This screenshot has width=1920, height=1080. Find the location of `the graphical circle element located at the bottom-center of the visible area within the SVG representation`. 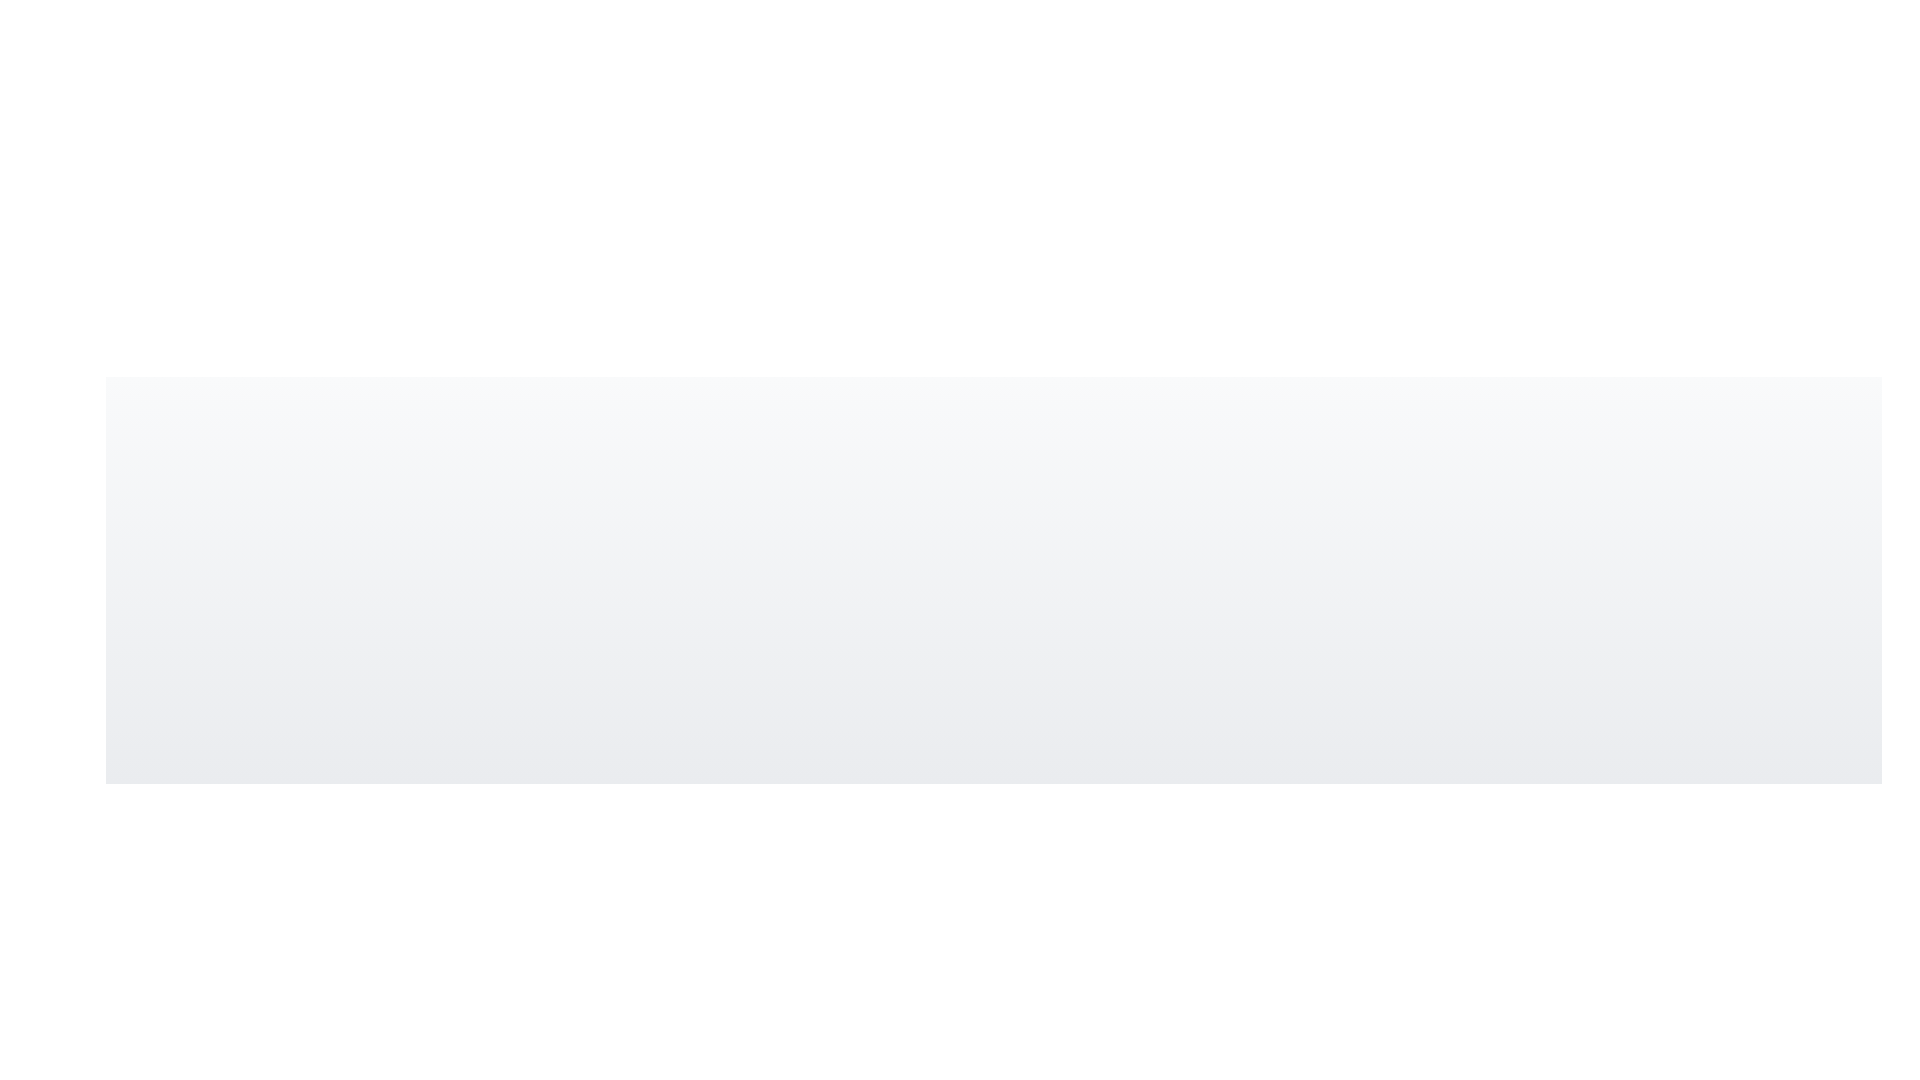

the graphical circle element located at the bottom-center of the visible area within the SVG representation is located at coordinates (993, 922).